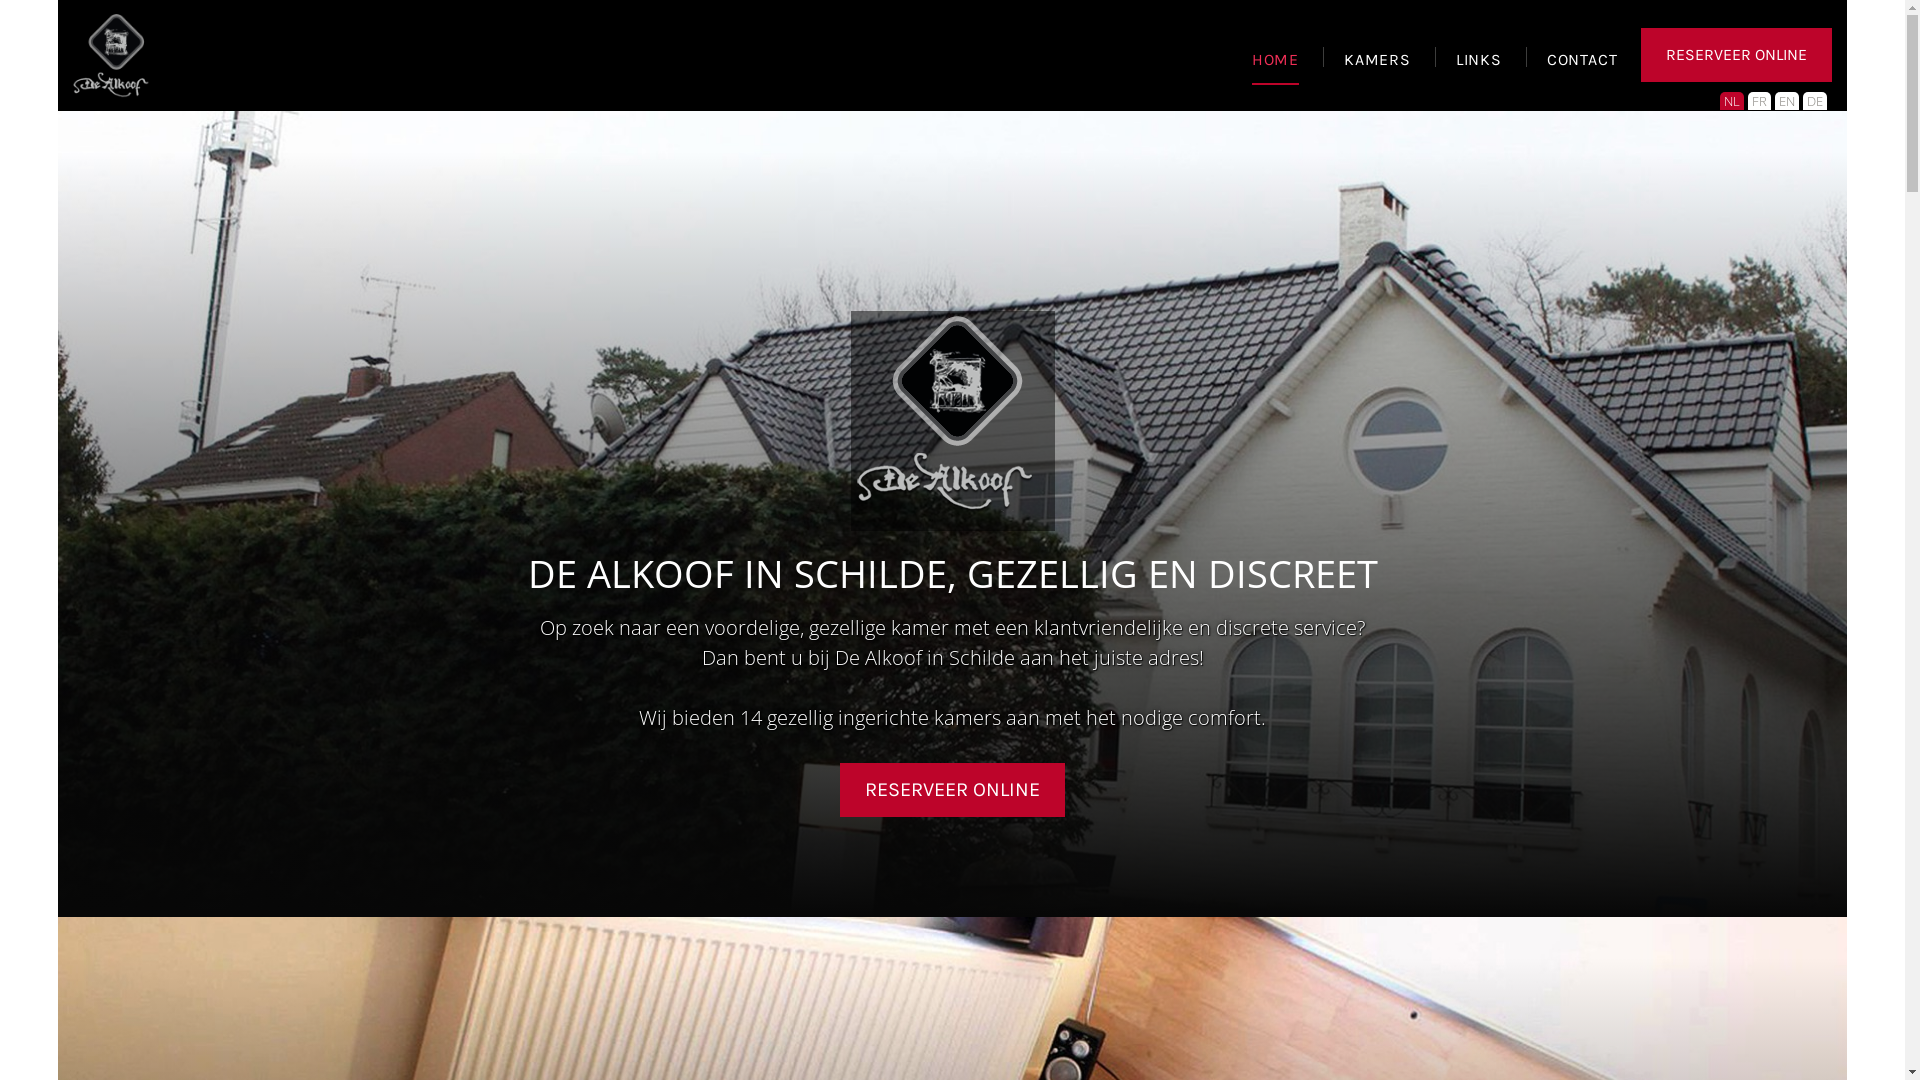 This screenshot has height=1080, width=1920. Describe the element at coordinates (1478, 66) in the screenshot. I see `'LINKS'` at that location.